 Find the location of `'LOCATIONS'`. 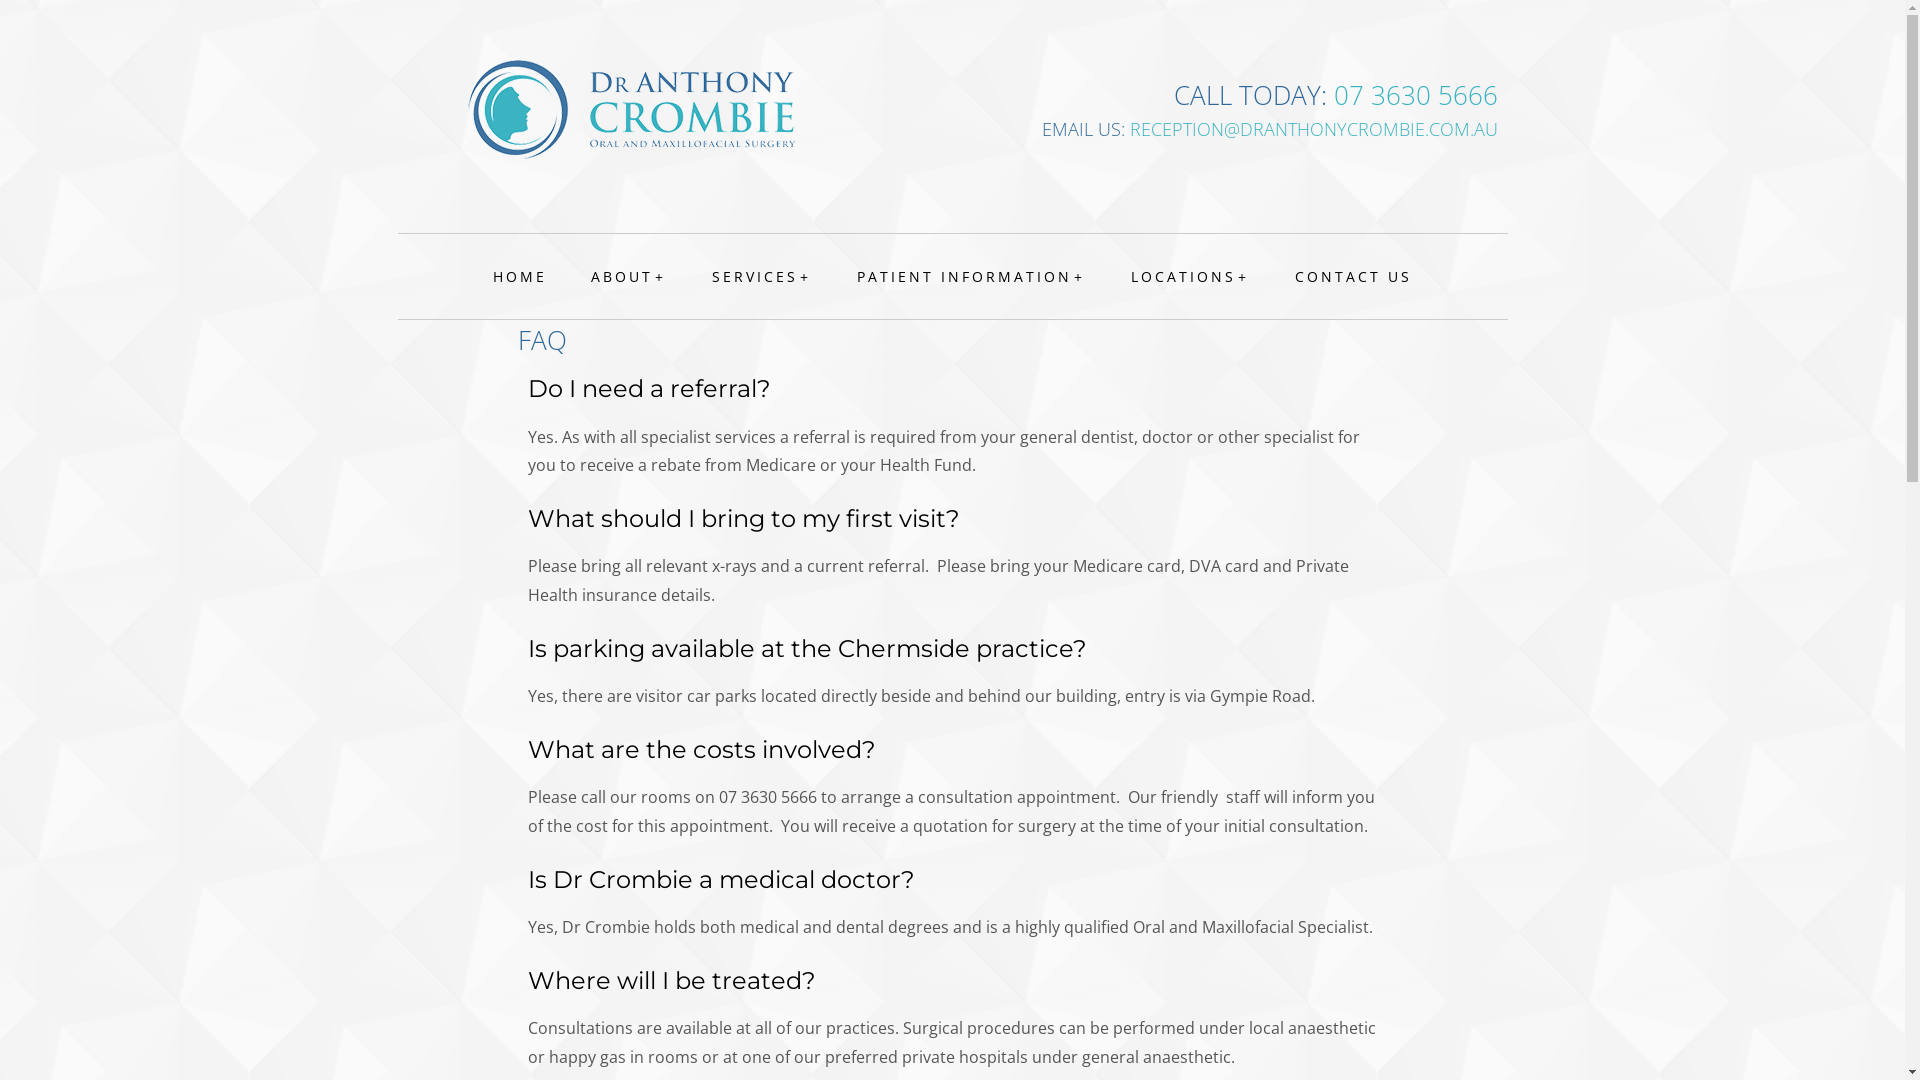

'LOCATIONS' is located at coordinates (1190, 276).